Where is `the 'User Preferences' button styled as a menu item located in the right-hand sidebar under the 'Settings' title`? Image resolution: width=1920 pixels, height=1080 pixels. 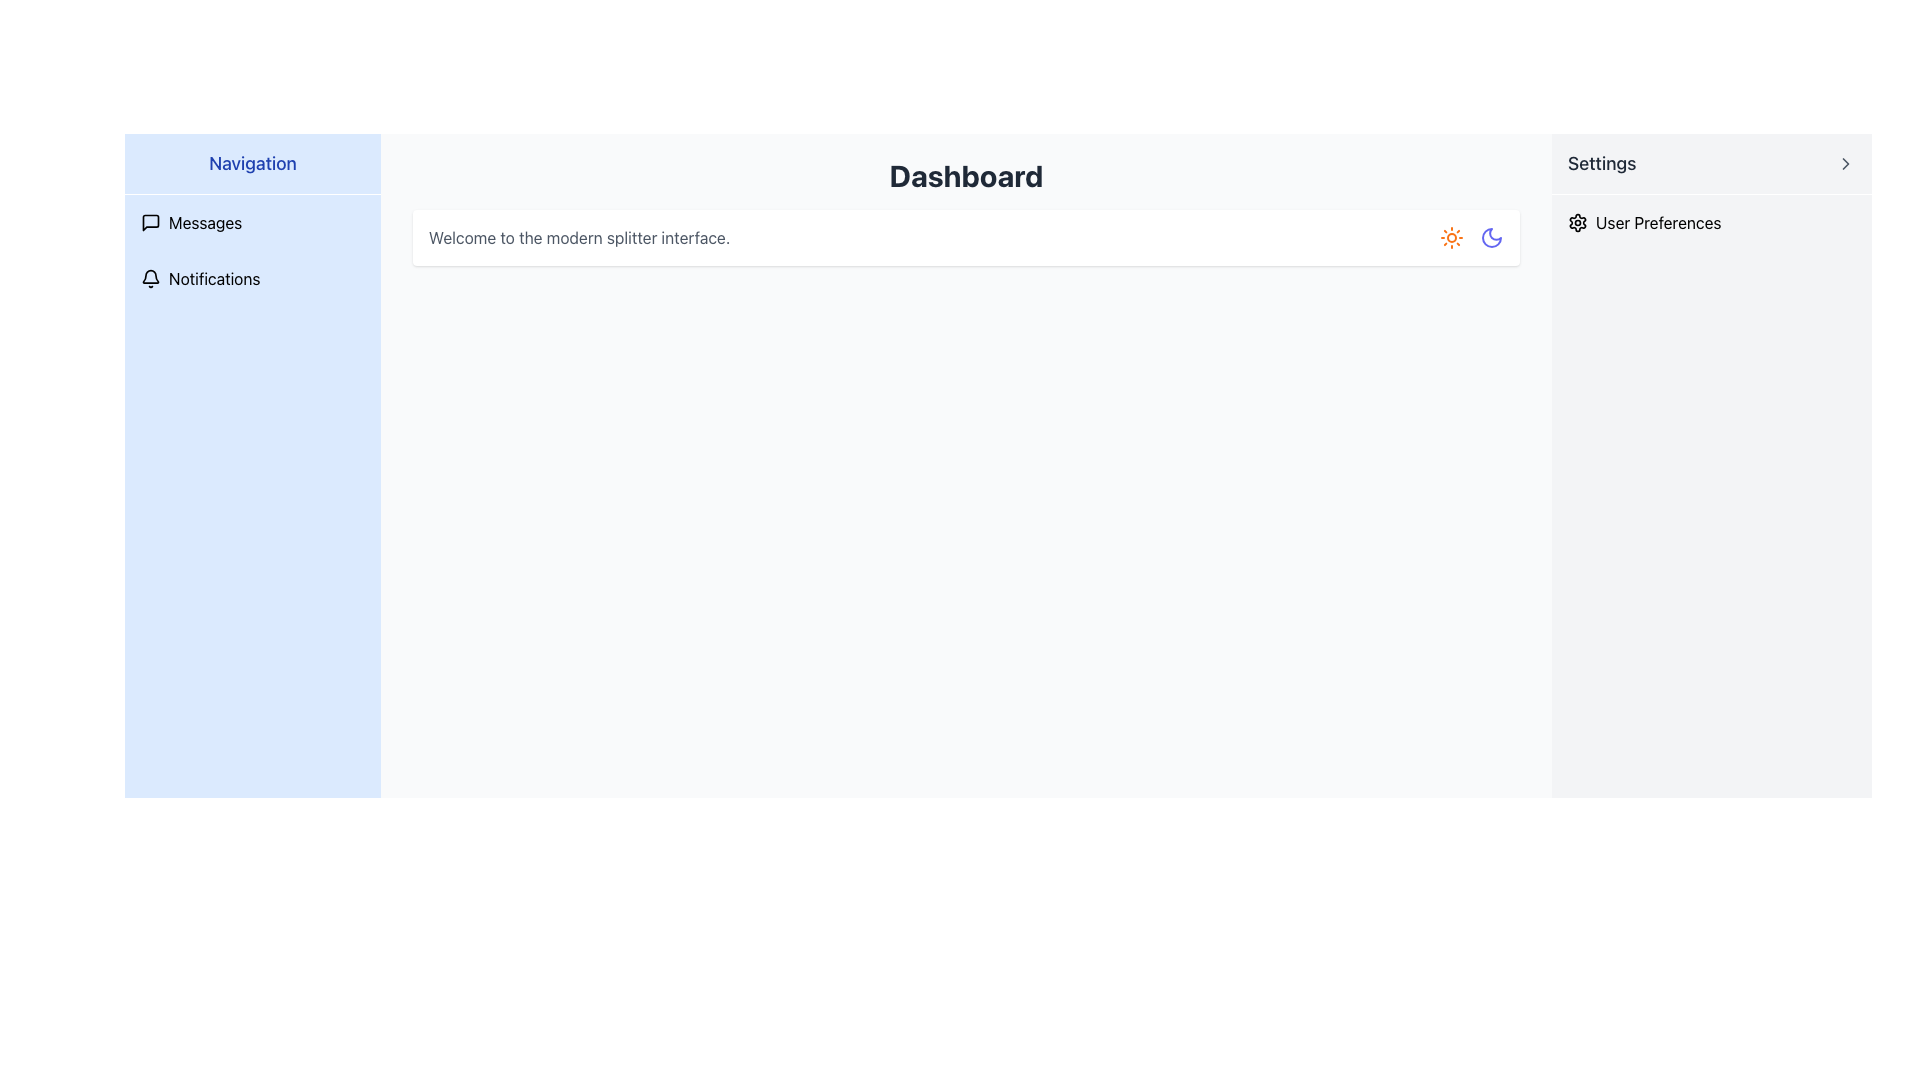 the 'User Preferences' button styled as a menu item located in the right-hand sidebar under the 'Settings' title is located at coordinates (1711, 223).